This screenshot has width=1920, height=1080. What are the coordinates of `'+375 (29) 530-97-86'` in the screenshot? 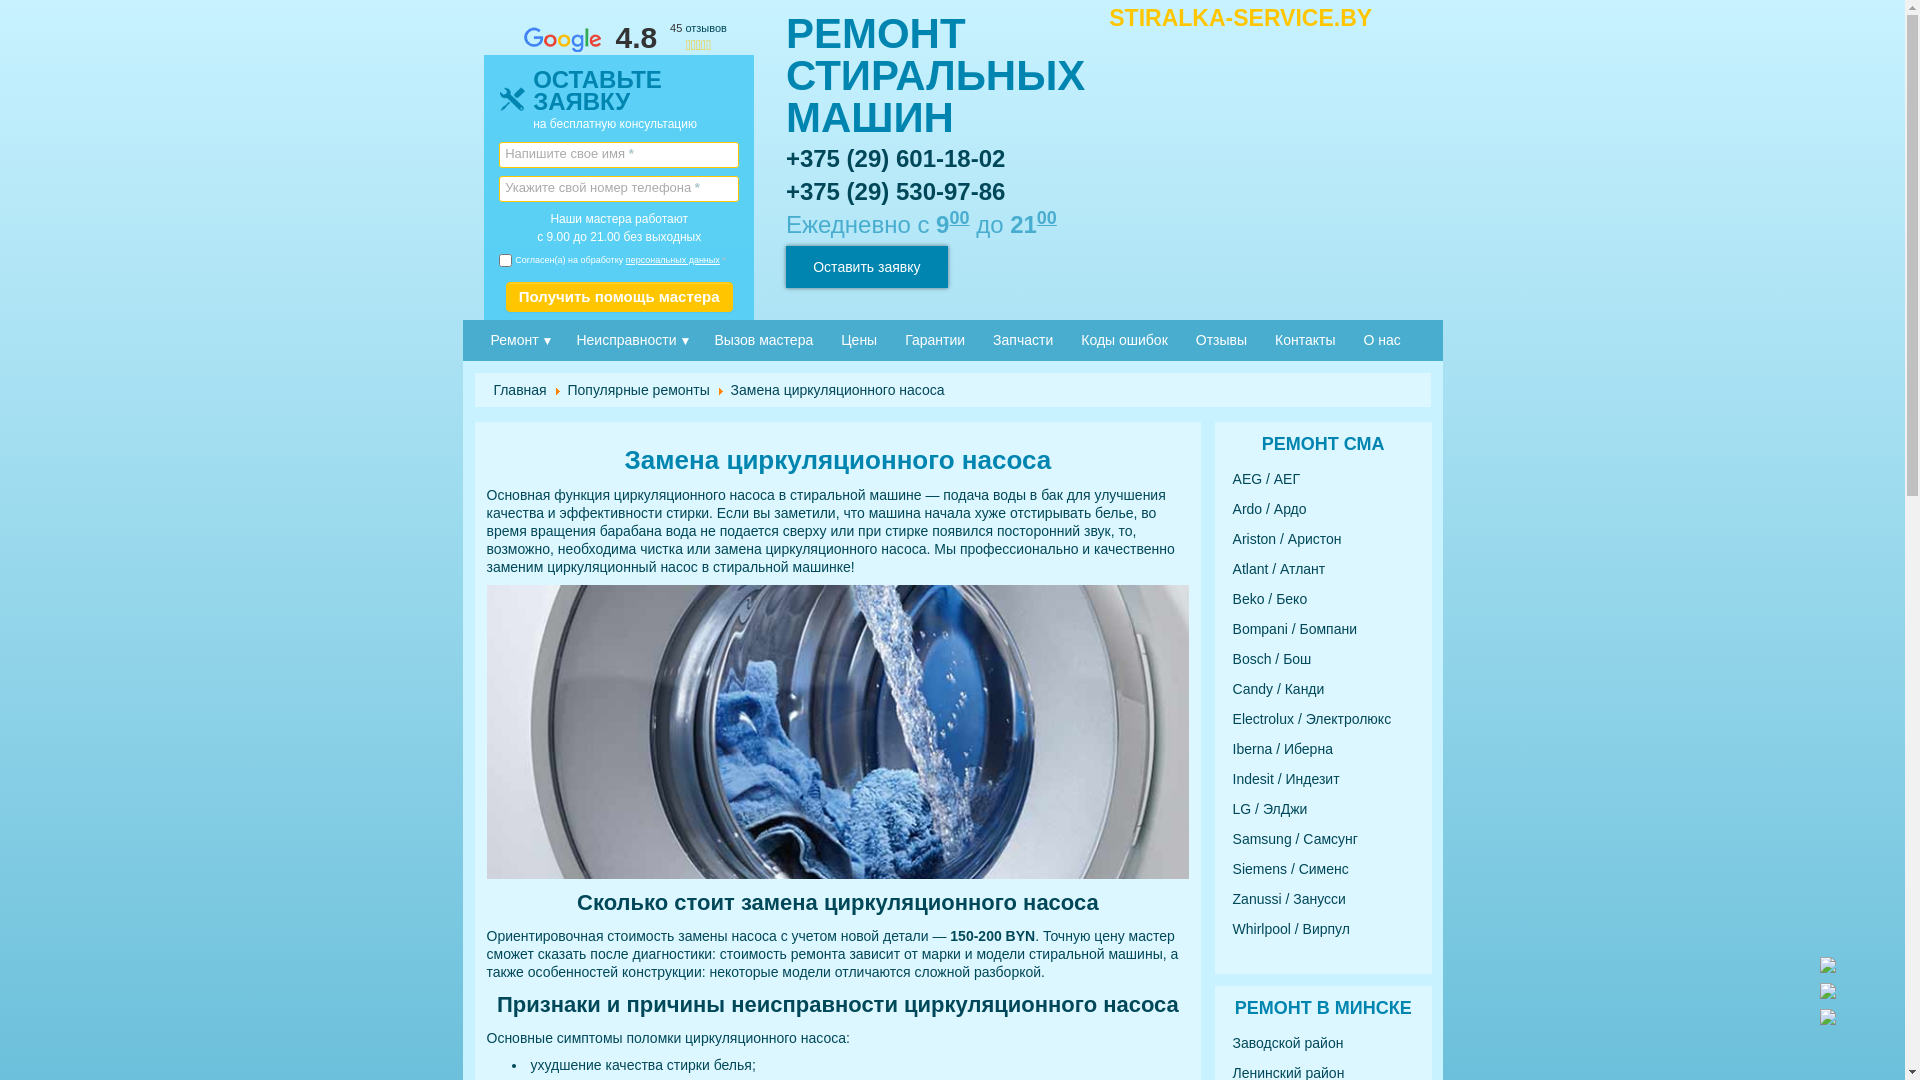 It's located at (895, 191).